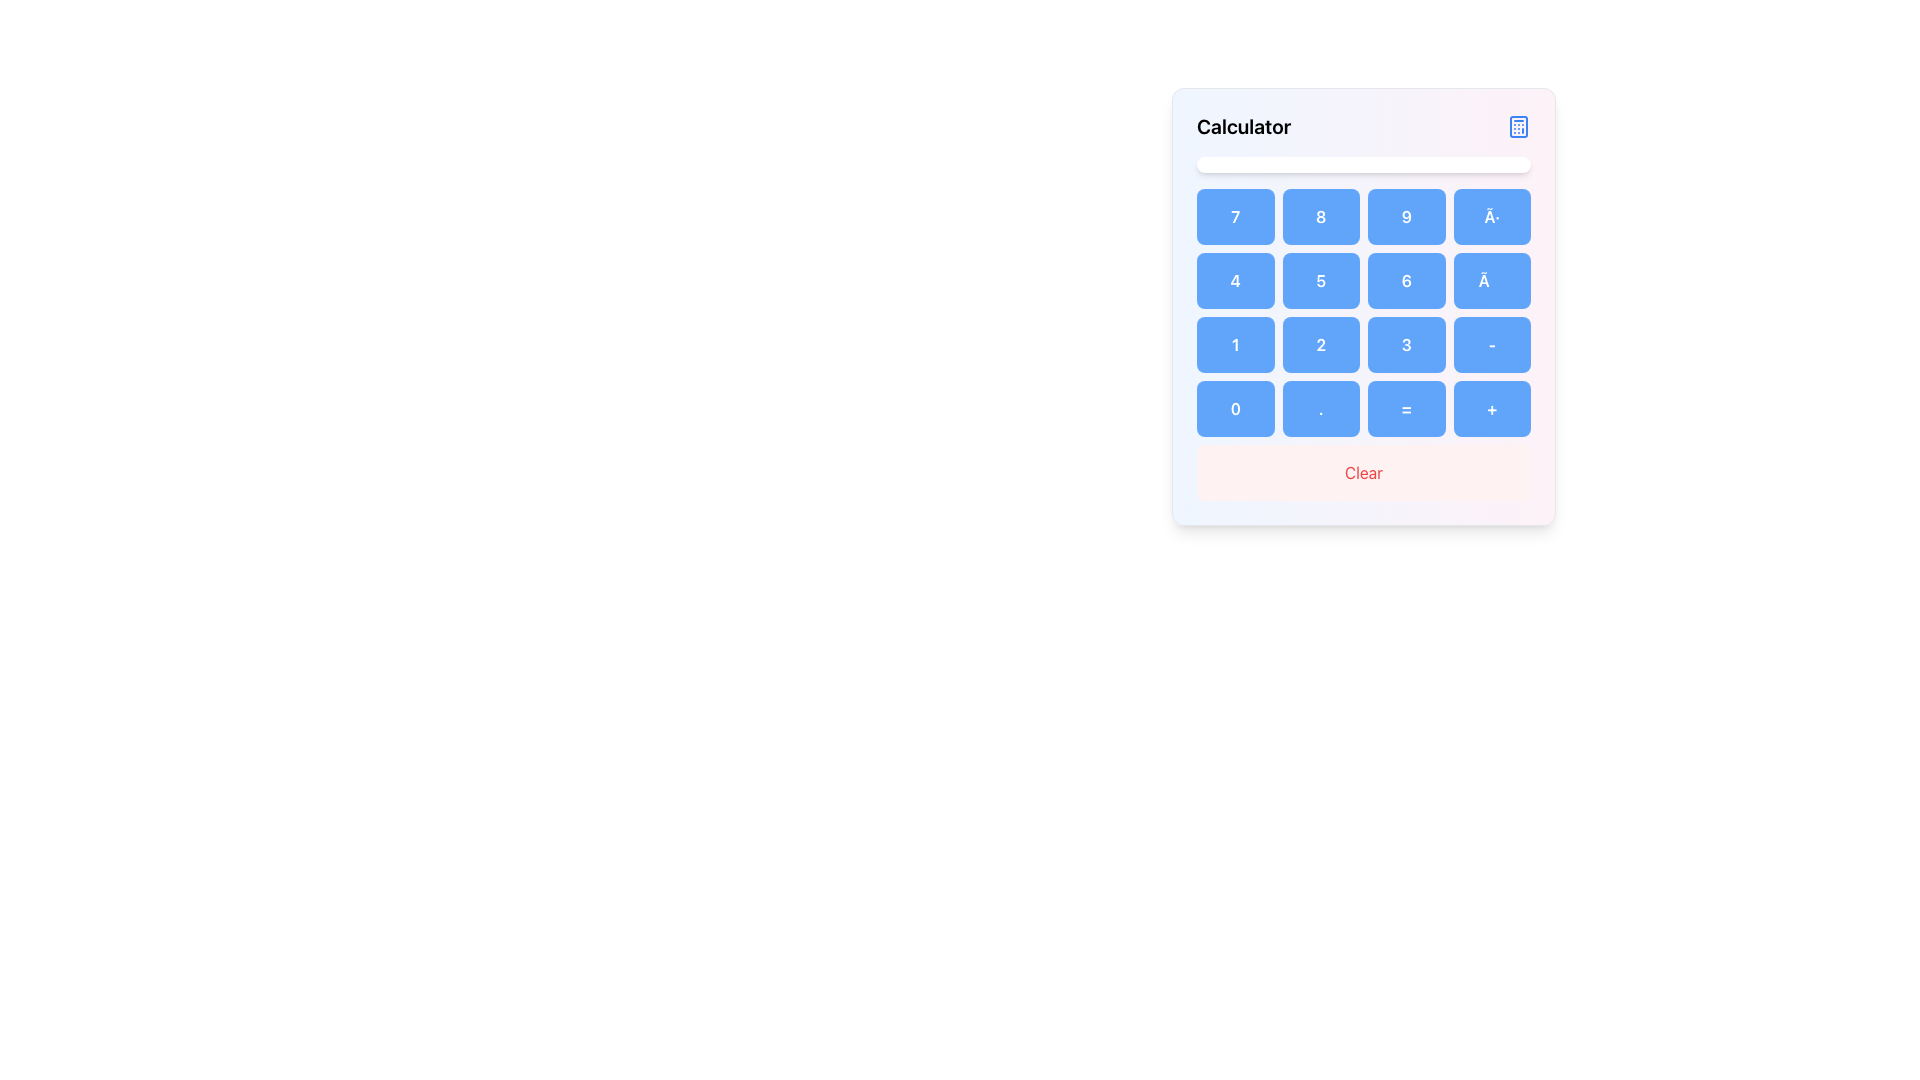 The height and width of the screenshot is (1080, 1920). I want to click on the calculator icon located in the top right corner of the calculator interface header, adjacent, so click(1518, 127).